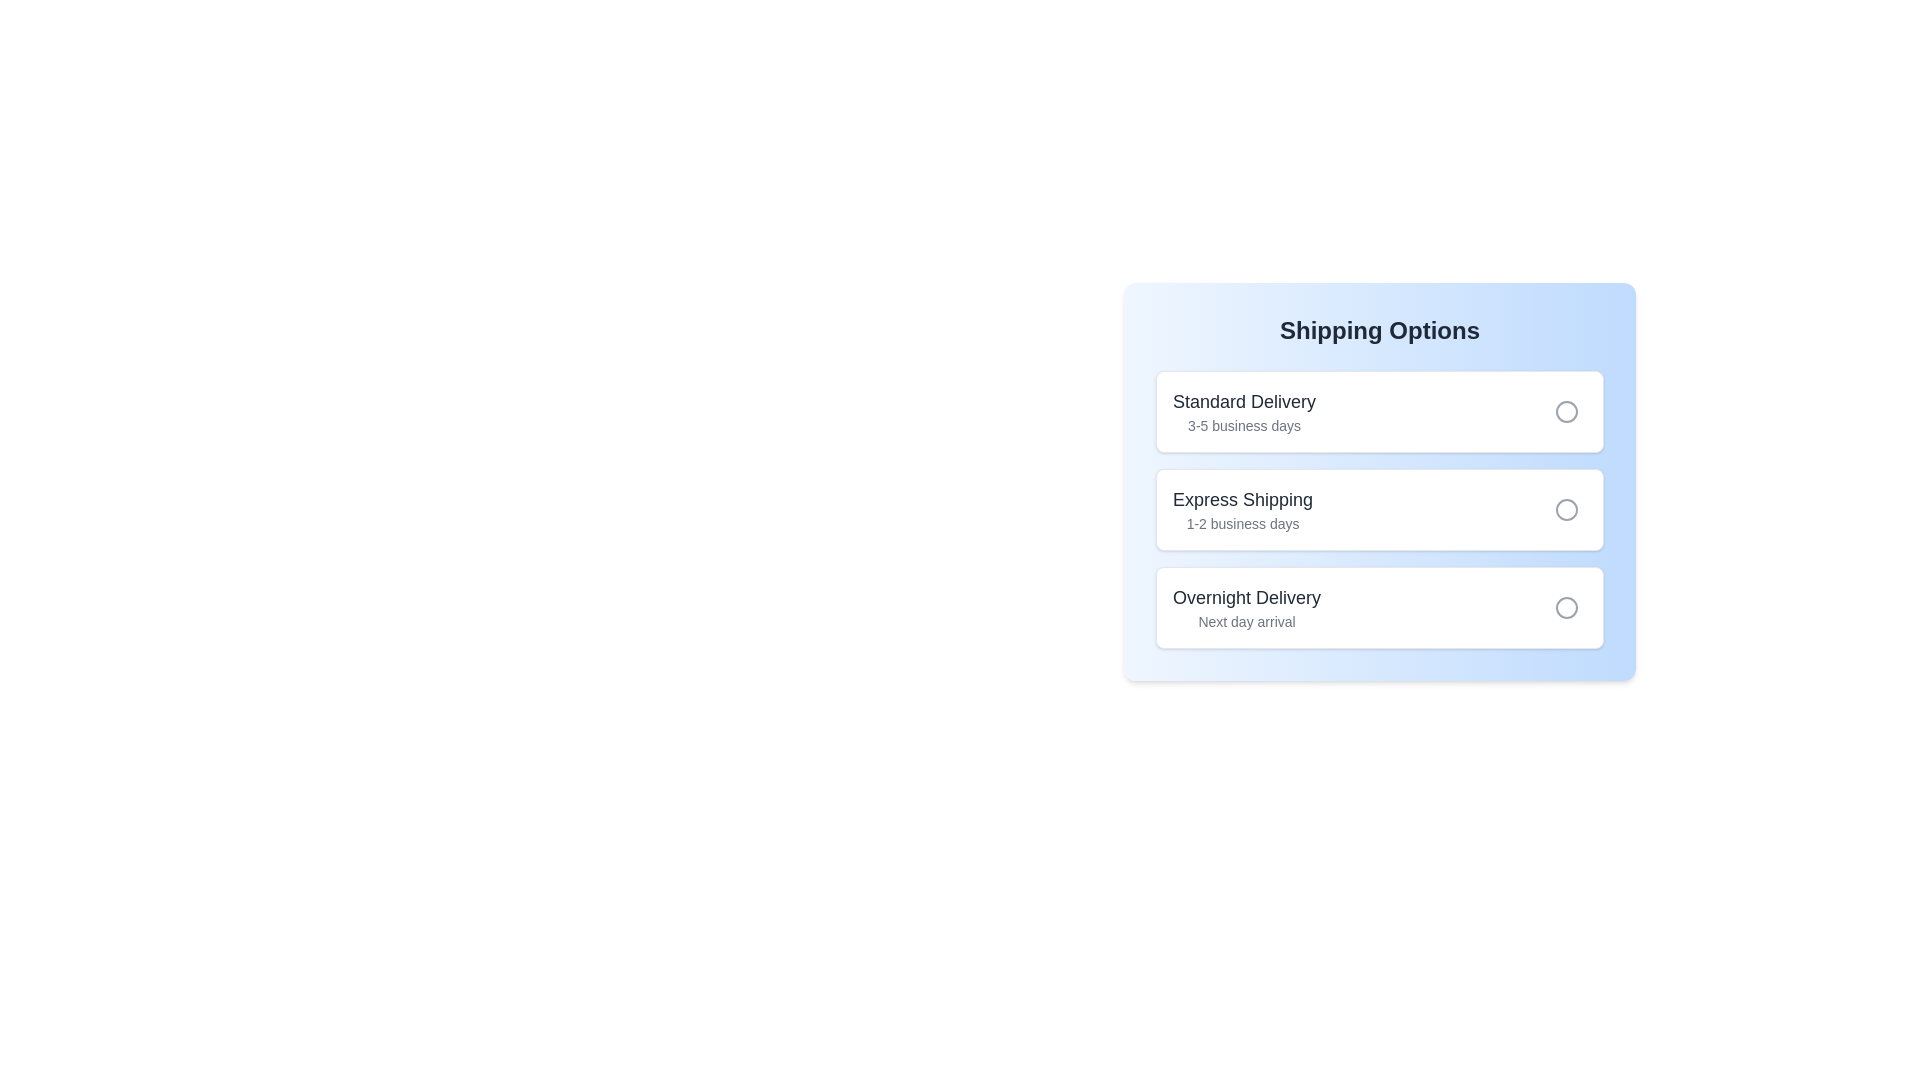 The image size is (1920, 1080). Describe the element at coordinates (1565, 607) in the screenshot. I see `the third radio button in the vertical list` at that location.